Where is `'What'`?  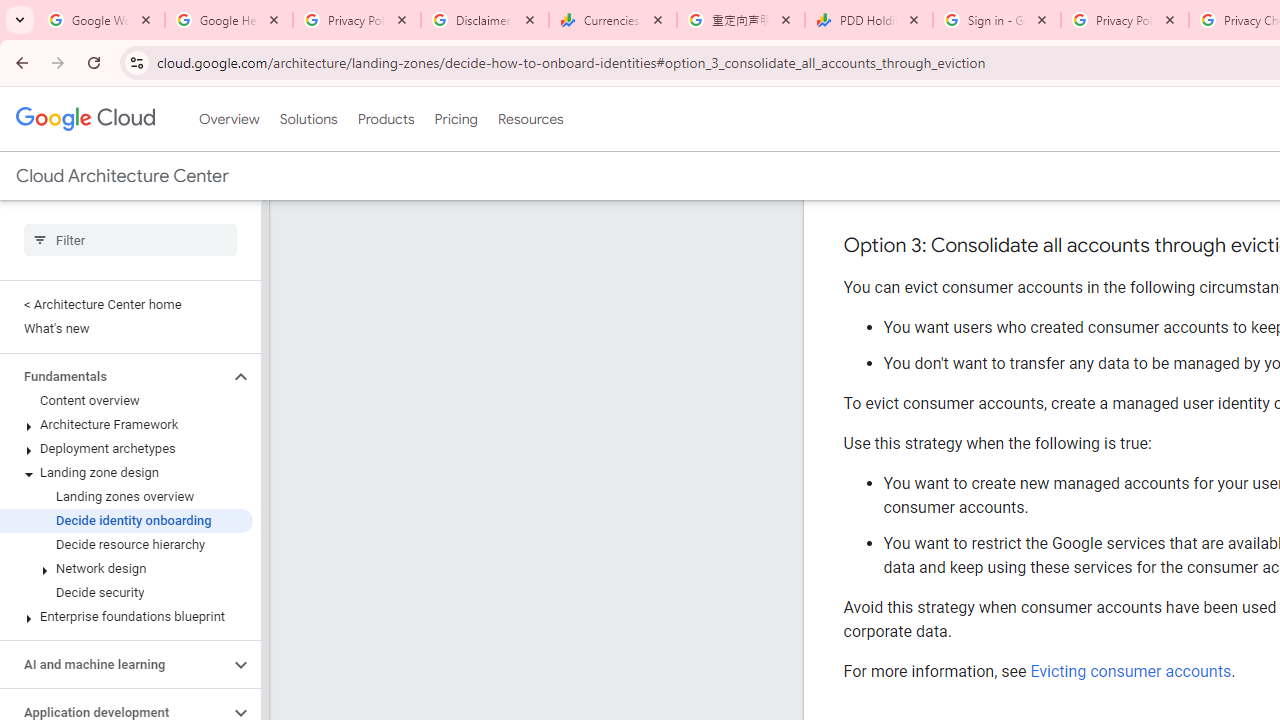 'What' is located at coordinates (125, 328).